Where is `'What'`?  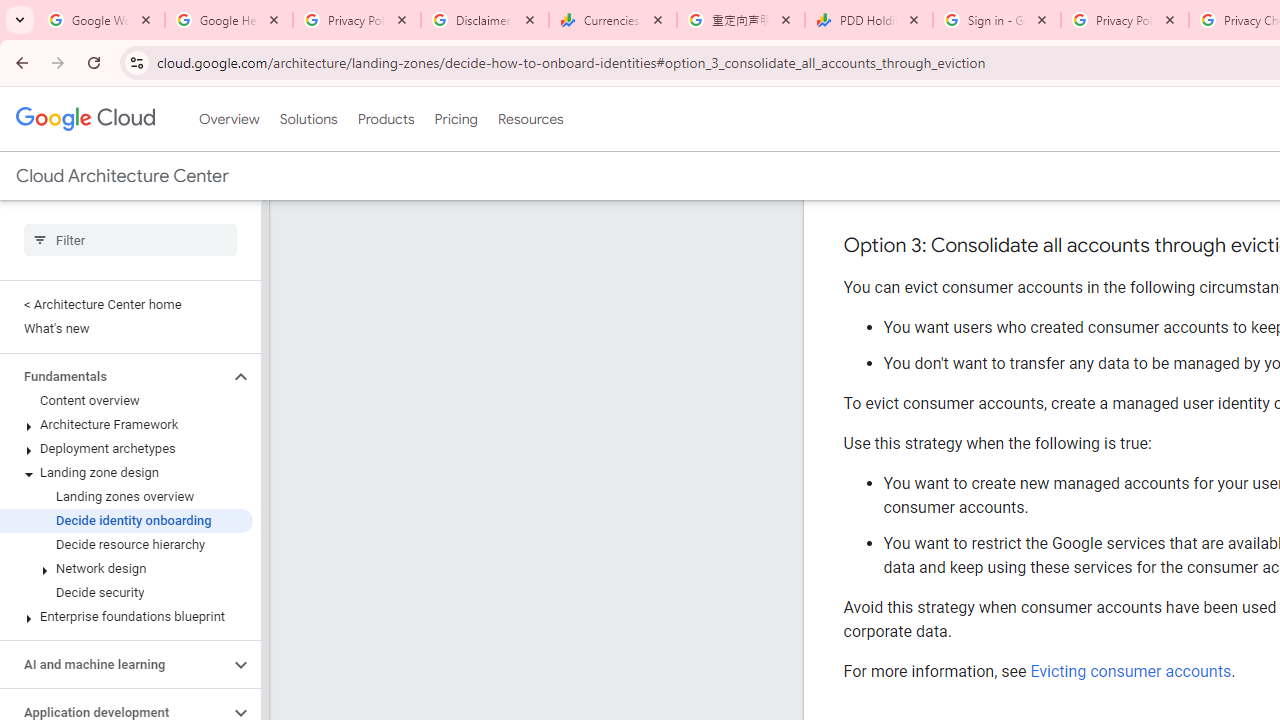 'What' is located at coordinates (125, 328).